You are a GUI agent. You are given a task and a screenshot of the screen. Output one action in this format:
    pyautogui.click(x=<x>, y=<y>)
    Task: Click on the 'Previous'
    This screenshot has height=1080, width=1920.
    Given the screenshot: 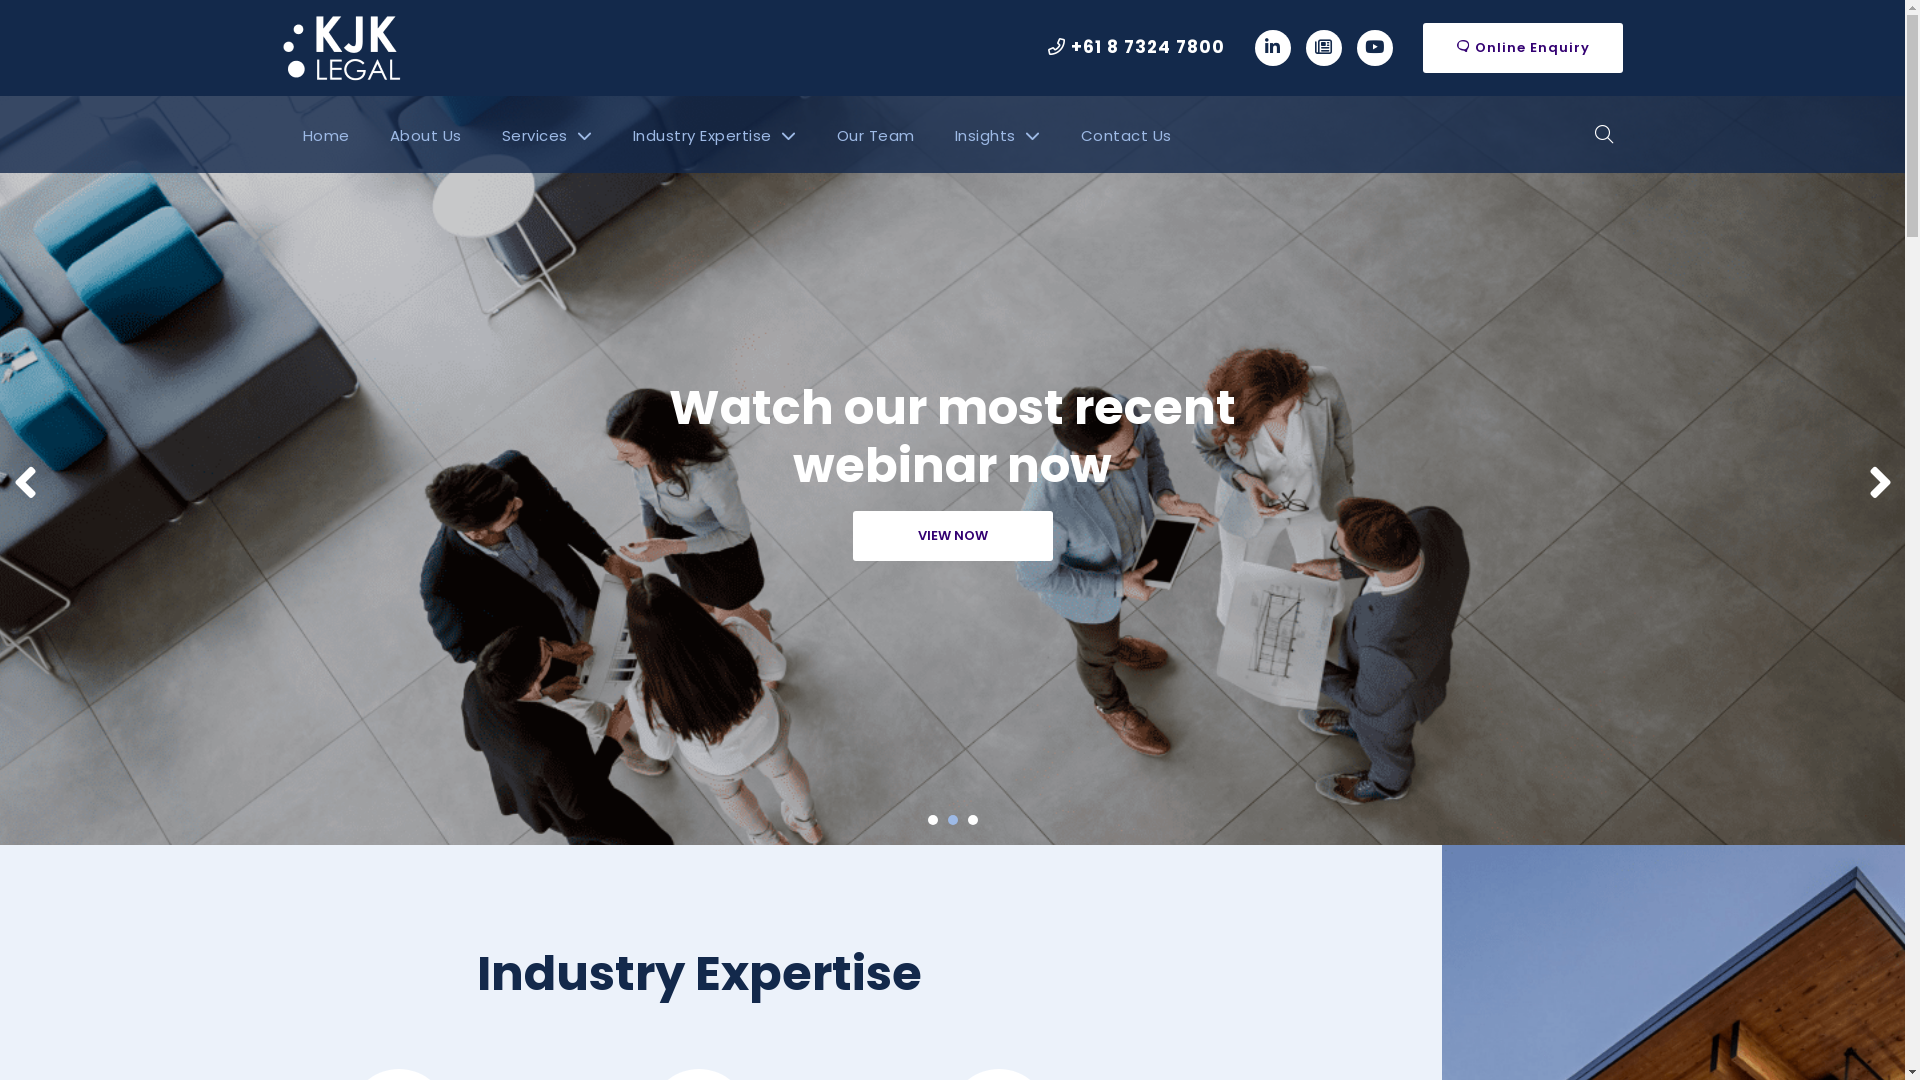 What is the action you would take?
    pyautogui.click(x=24, y=482)
    